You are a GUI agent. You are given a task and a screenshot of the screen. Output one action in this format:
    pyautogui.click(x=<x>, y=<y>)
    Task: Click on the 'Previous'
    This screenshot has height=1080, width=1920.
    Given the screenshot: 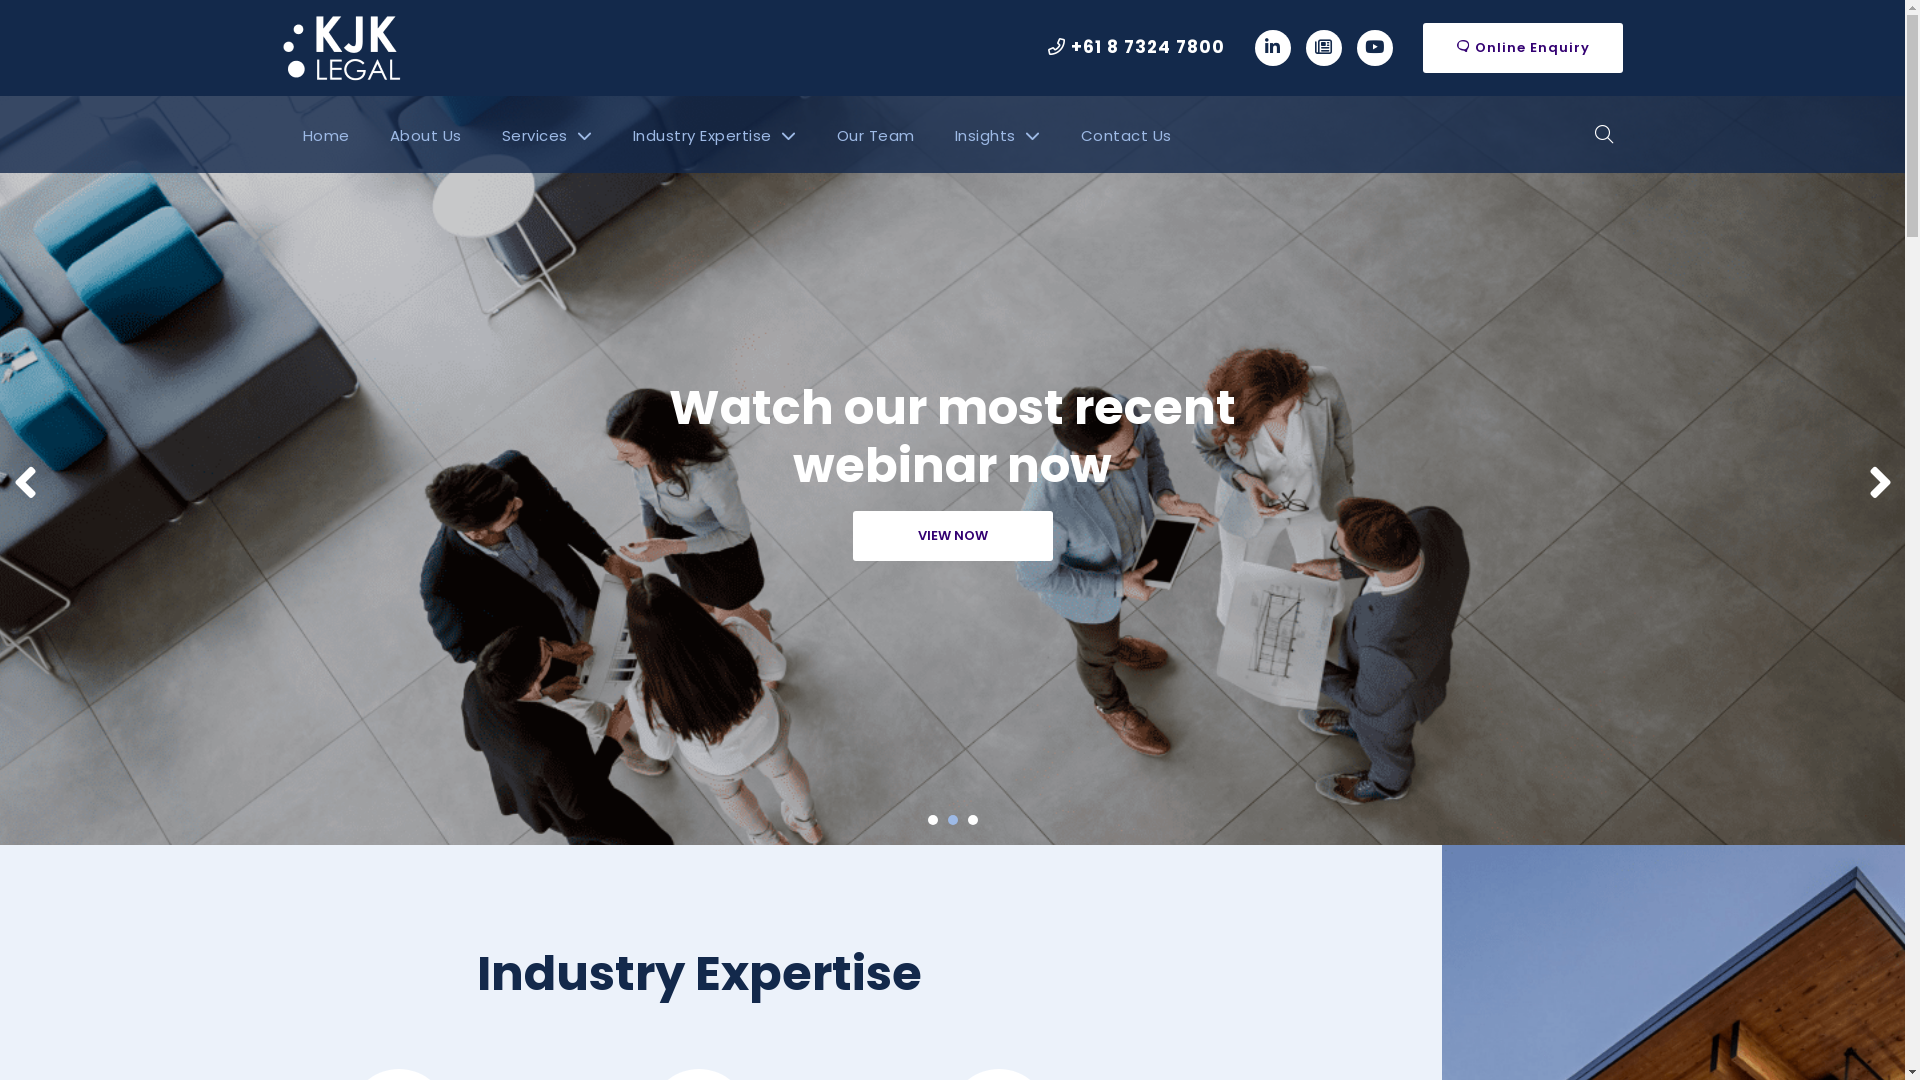 What is the action you would take?
    pyautogui.click(x=24, y=482)
    